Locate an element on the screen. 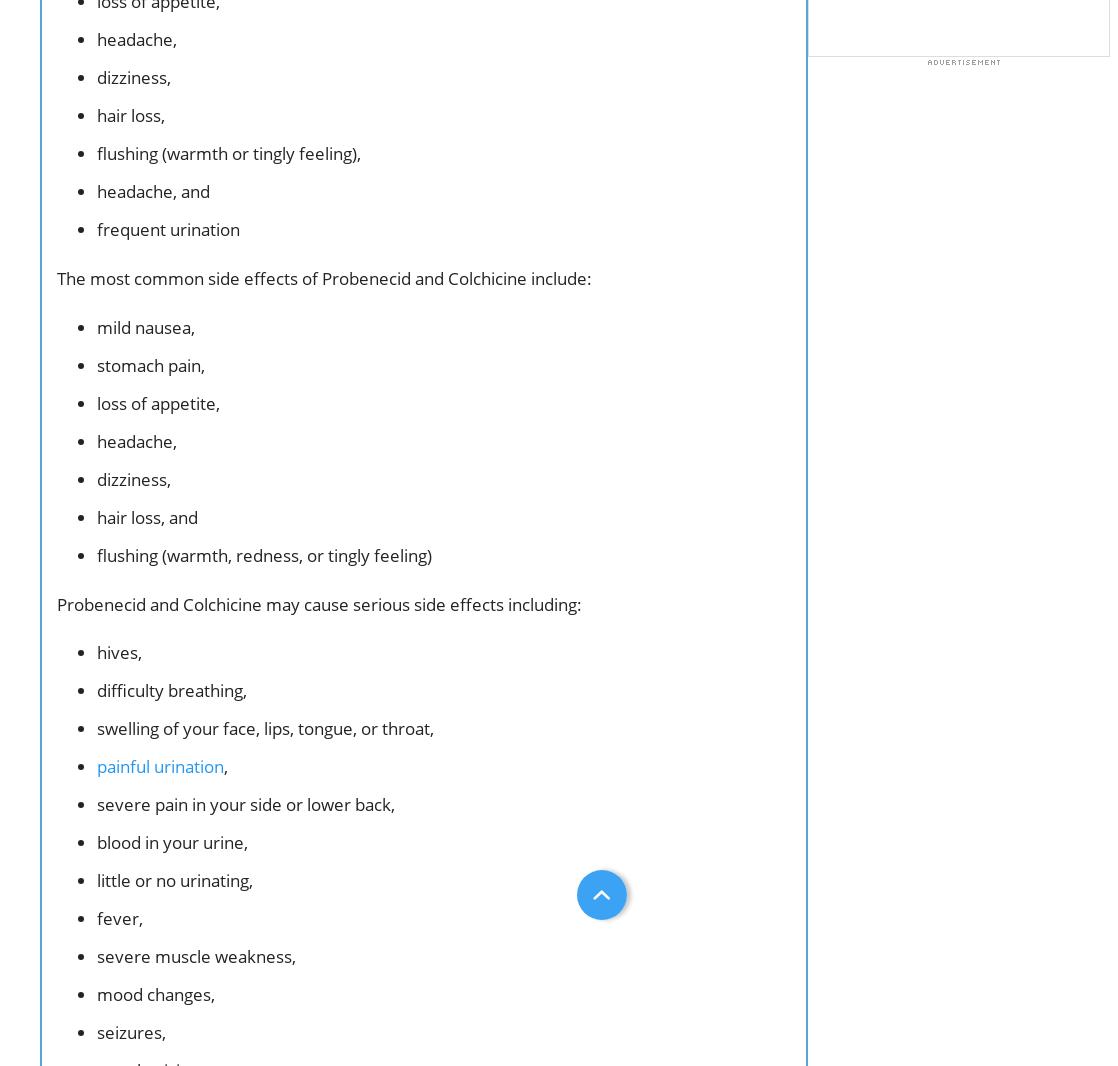  'hair loss, and' is located at coordinates (147, 516).